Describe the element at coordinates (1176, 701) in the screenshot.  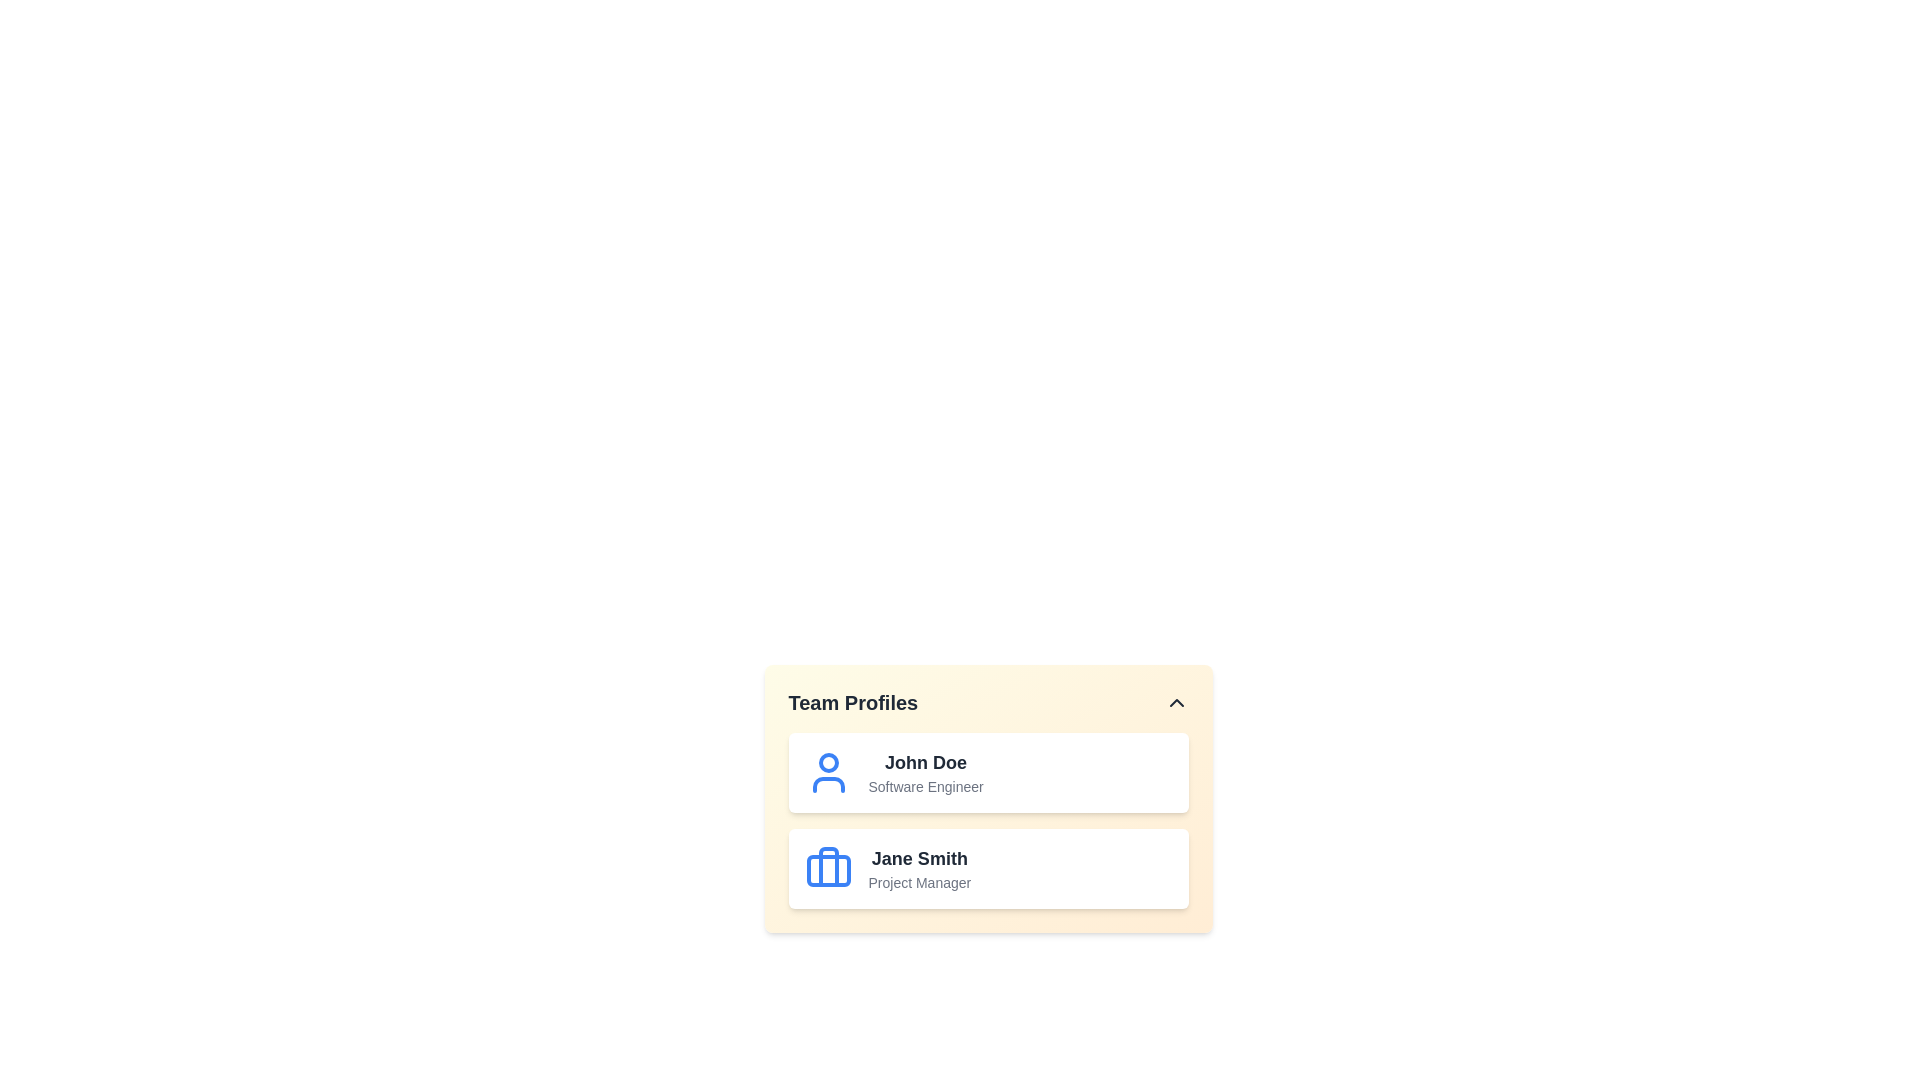
I see `the chevron-shaped upward arrow button located at the far right side of the 'Team Profiles' header` at that location.